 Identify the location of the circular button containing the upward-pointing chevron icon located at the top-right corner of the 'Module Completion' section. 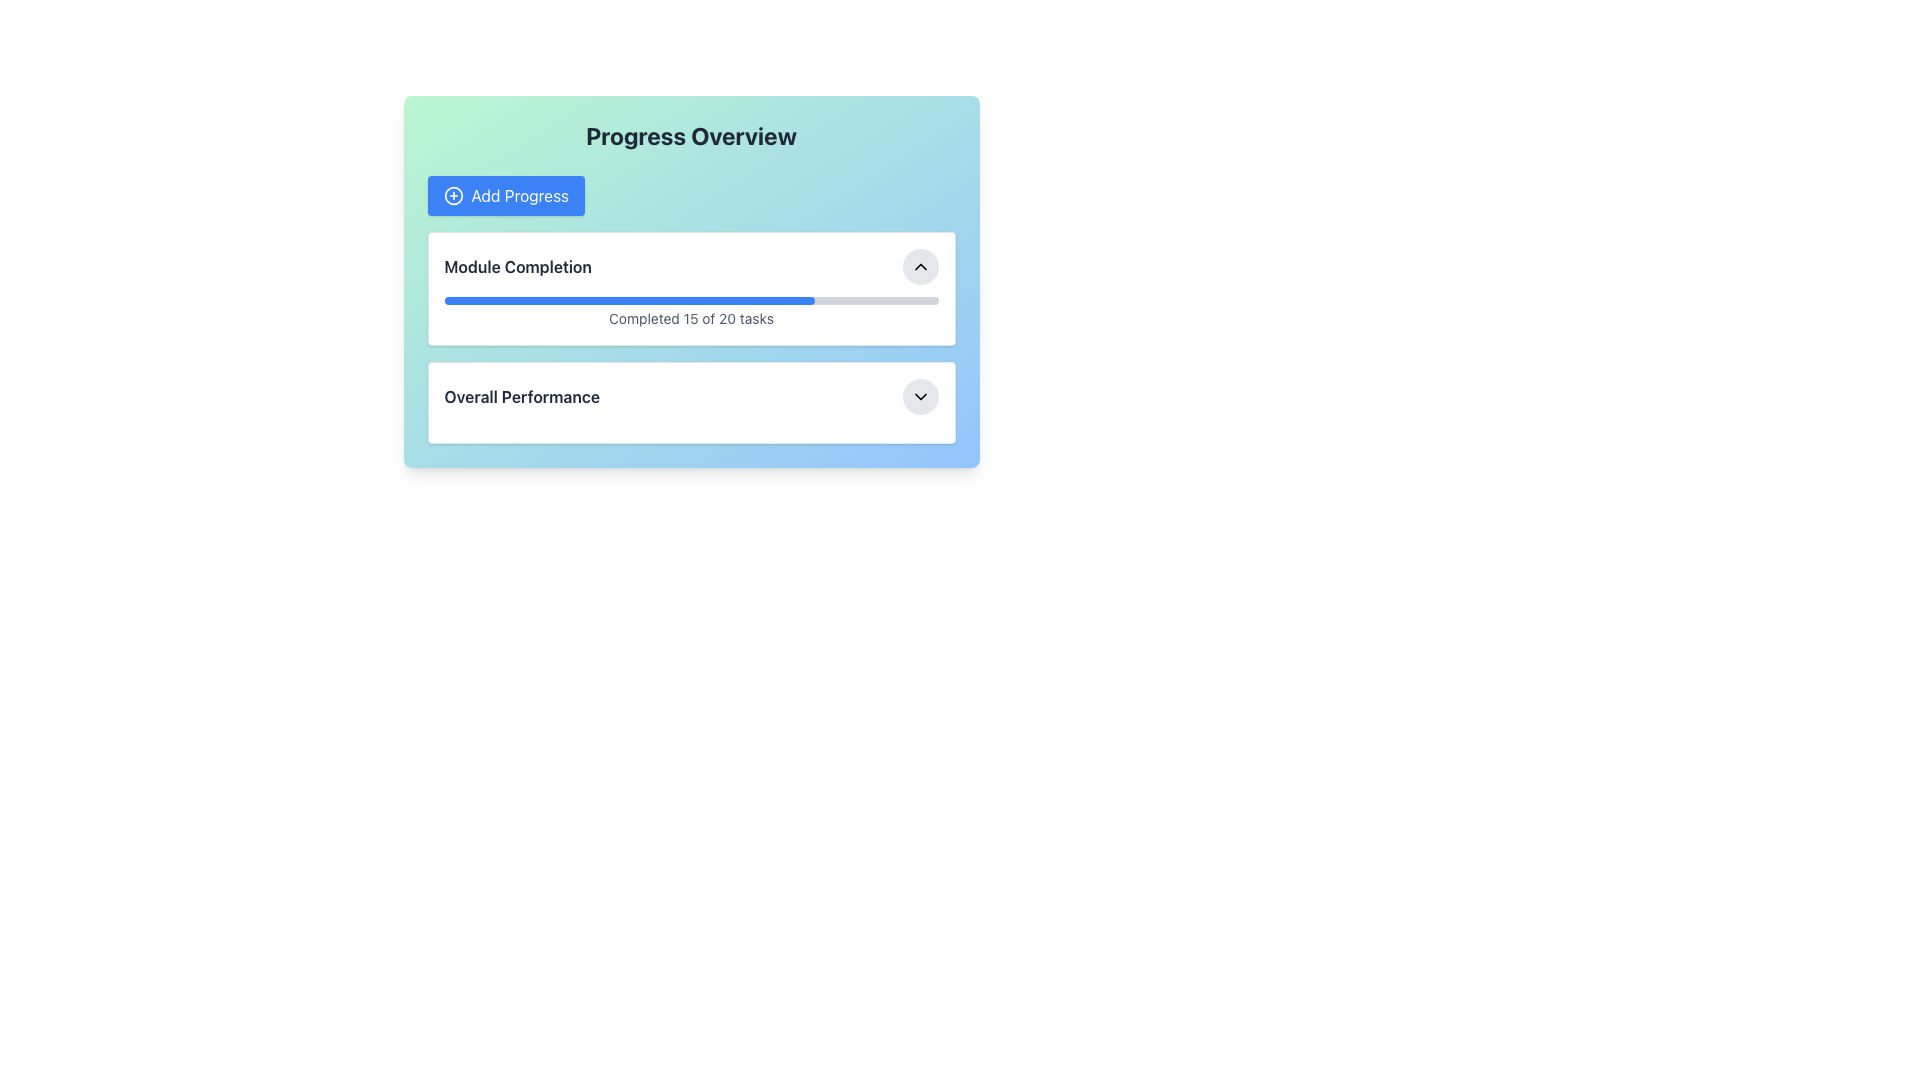
(919, 265).